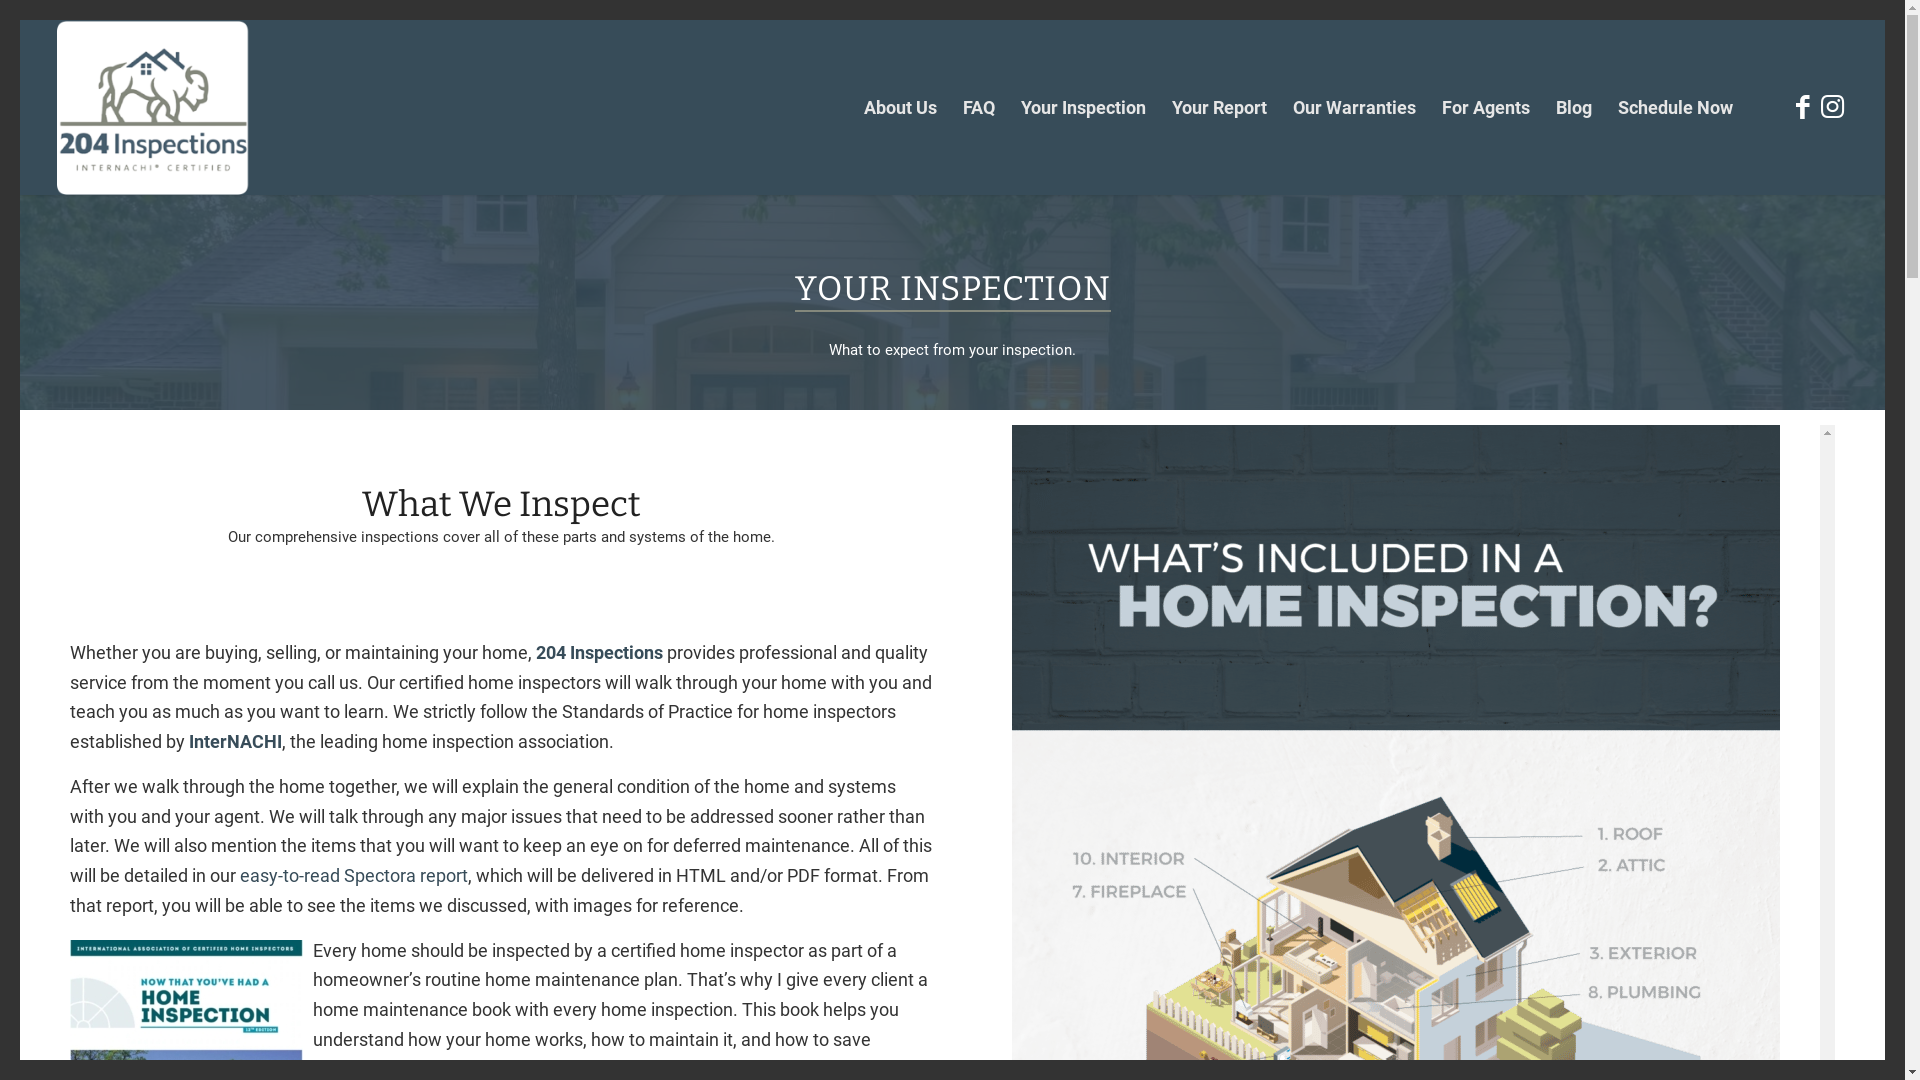  What do you see at coordinates (1675, 107) in the screenshot?
I see `'Schedule Now'` at bounding box center [1675, 107].